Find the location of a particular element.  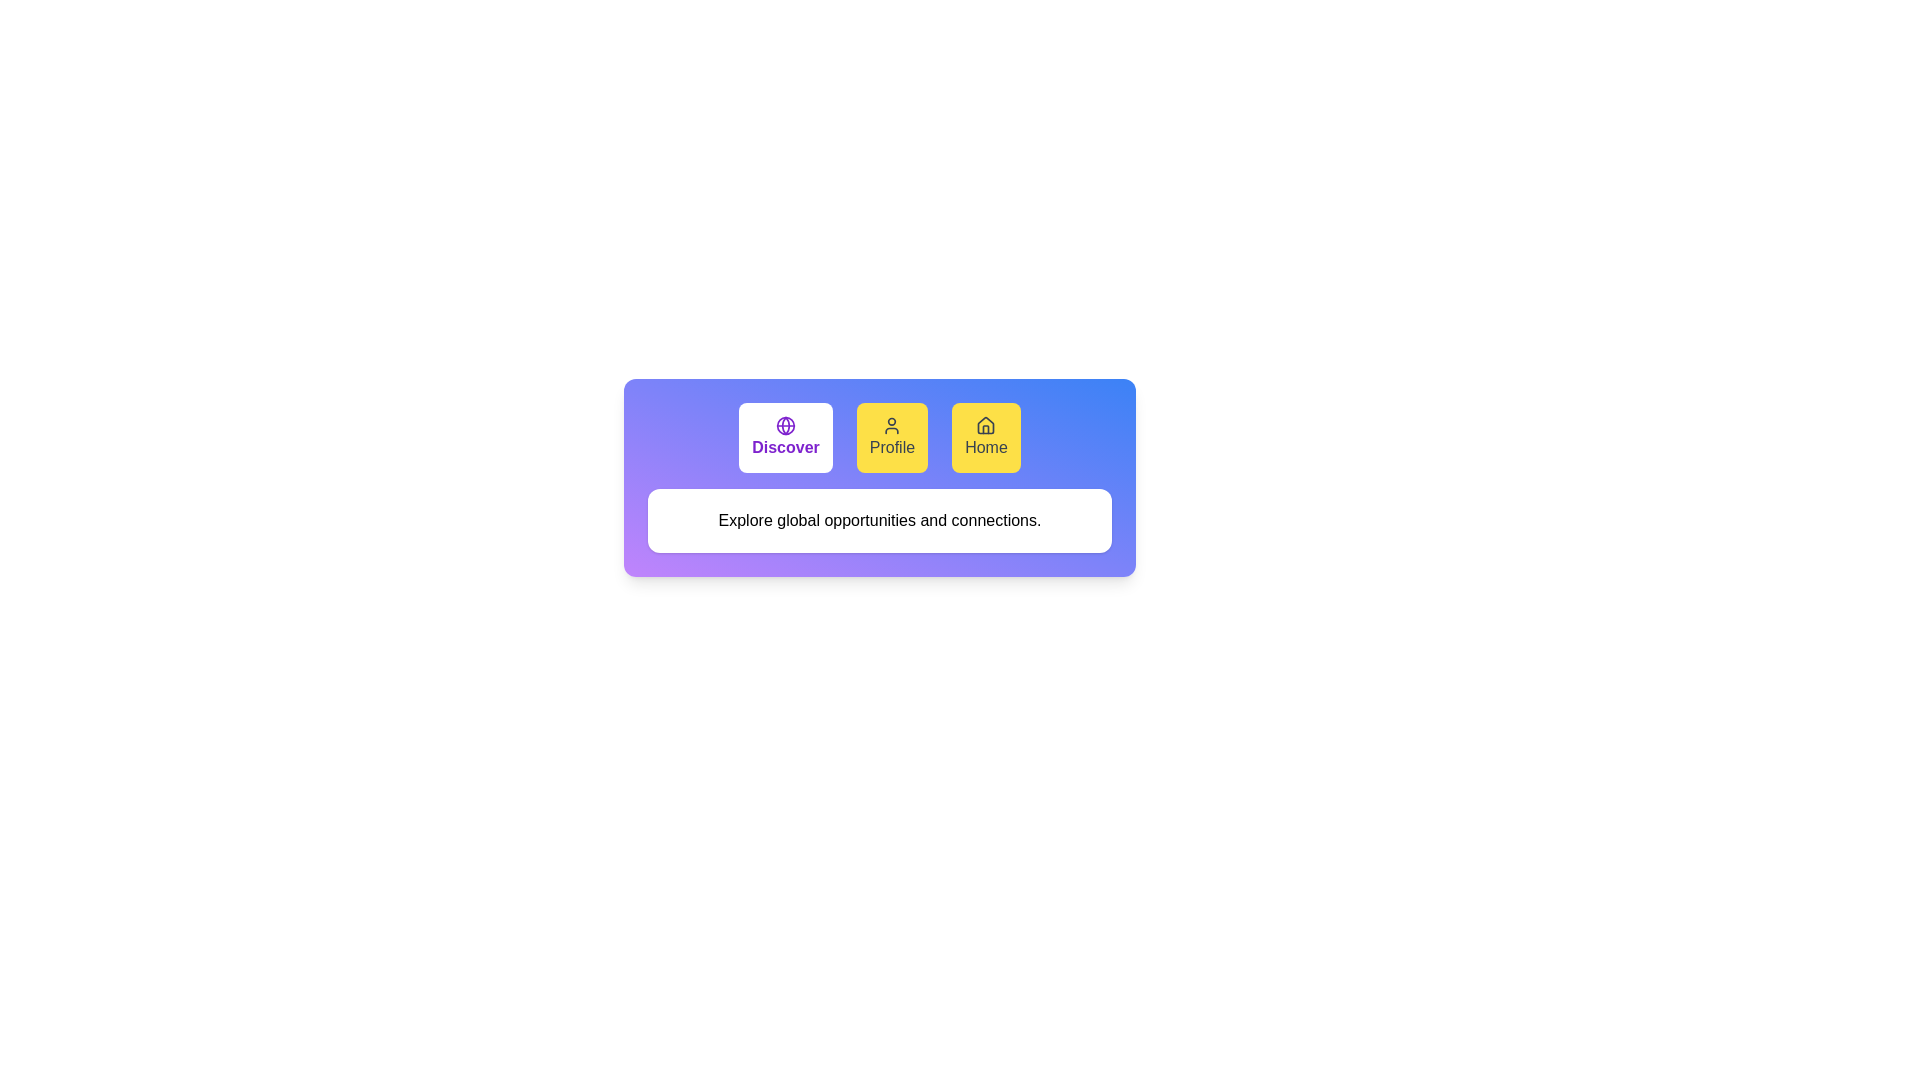

the 'Profile' button, which contains a circular icon resembling a user silhouette against a yellow background is located at coordinates (891, 424).